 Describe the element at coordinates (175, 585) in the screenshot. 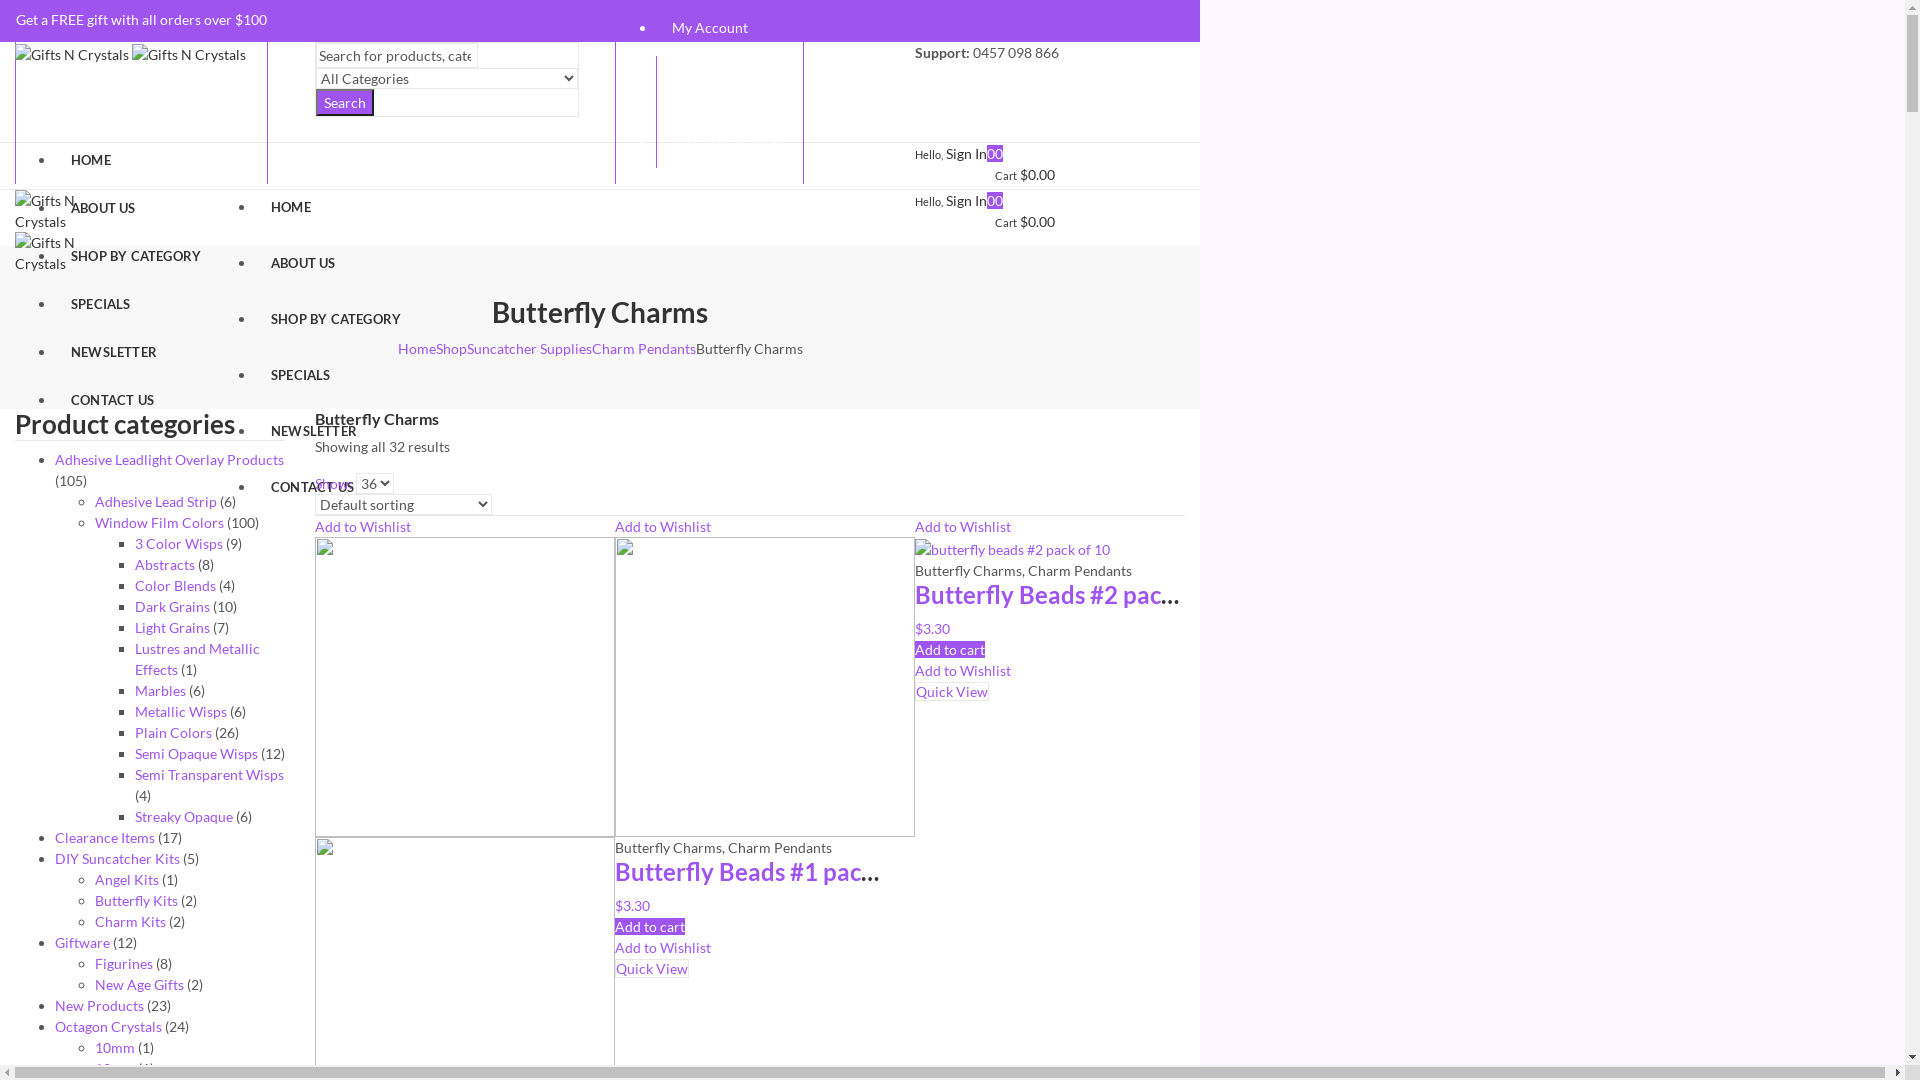

I see `'Color Blends'` at that location.